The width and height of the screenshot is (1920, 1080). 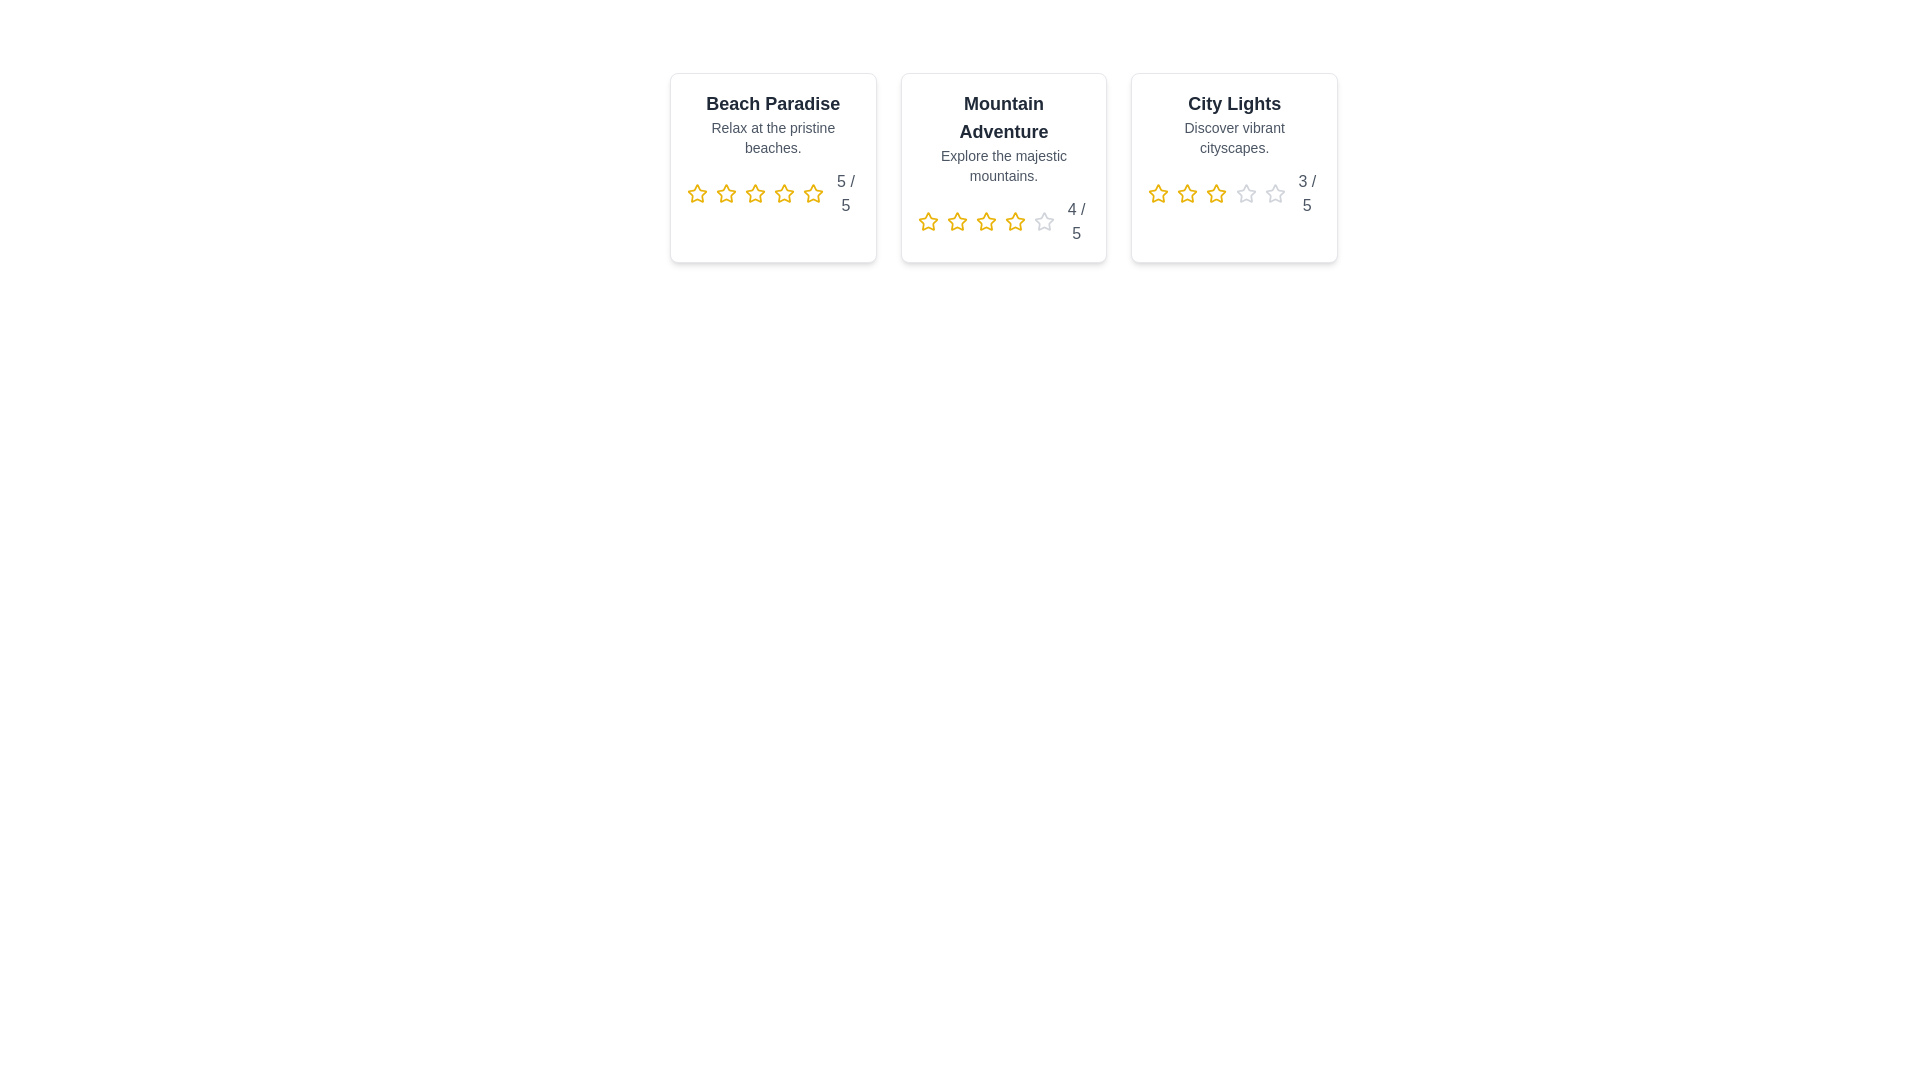 What do you see at coordinates (772, 137) in the screenshot?
I see `the description of the destination Beach Paradise` at bounding box center [772, 137].